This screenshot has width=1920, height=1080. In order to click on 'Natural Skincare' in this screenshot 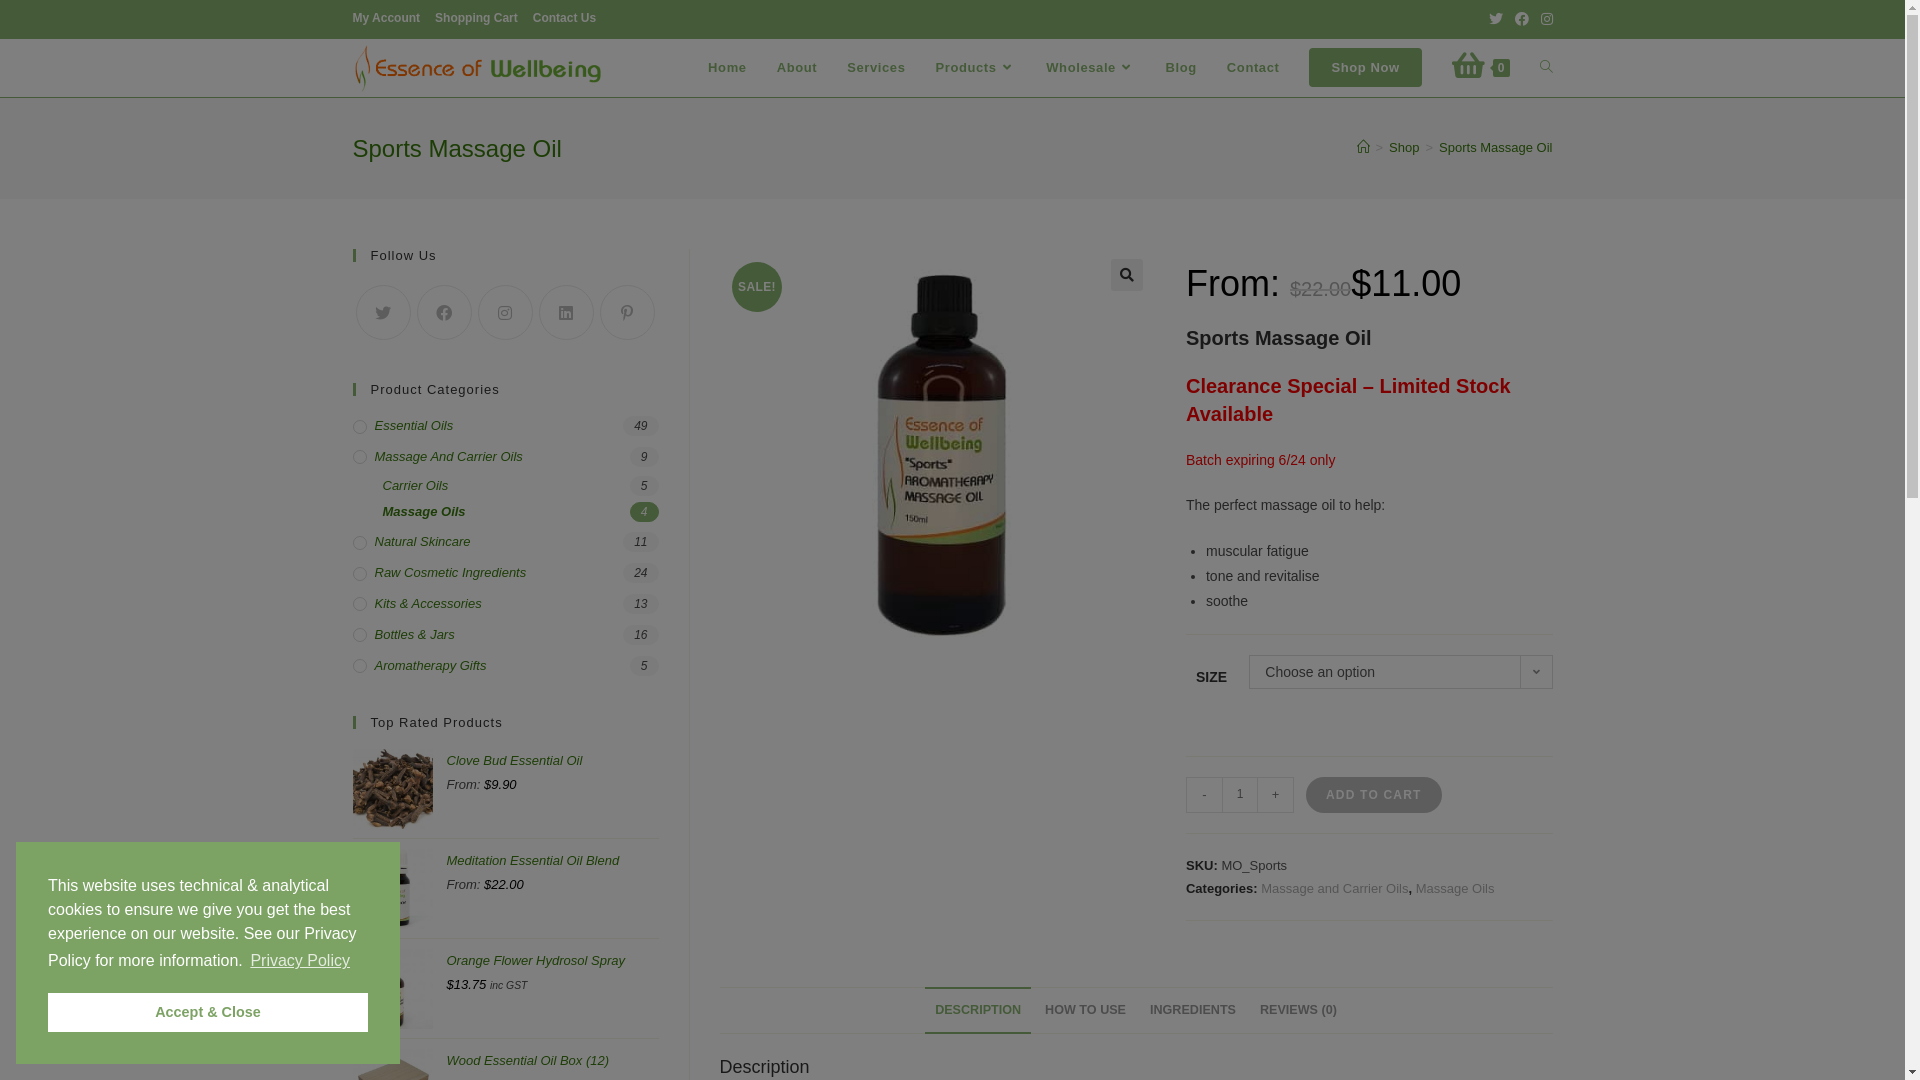, I will do `click(351, 542)`.